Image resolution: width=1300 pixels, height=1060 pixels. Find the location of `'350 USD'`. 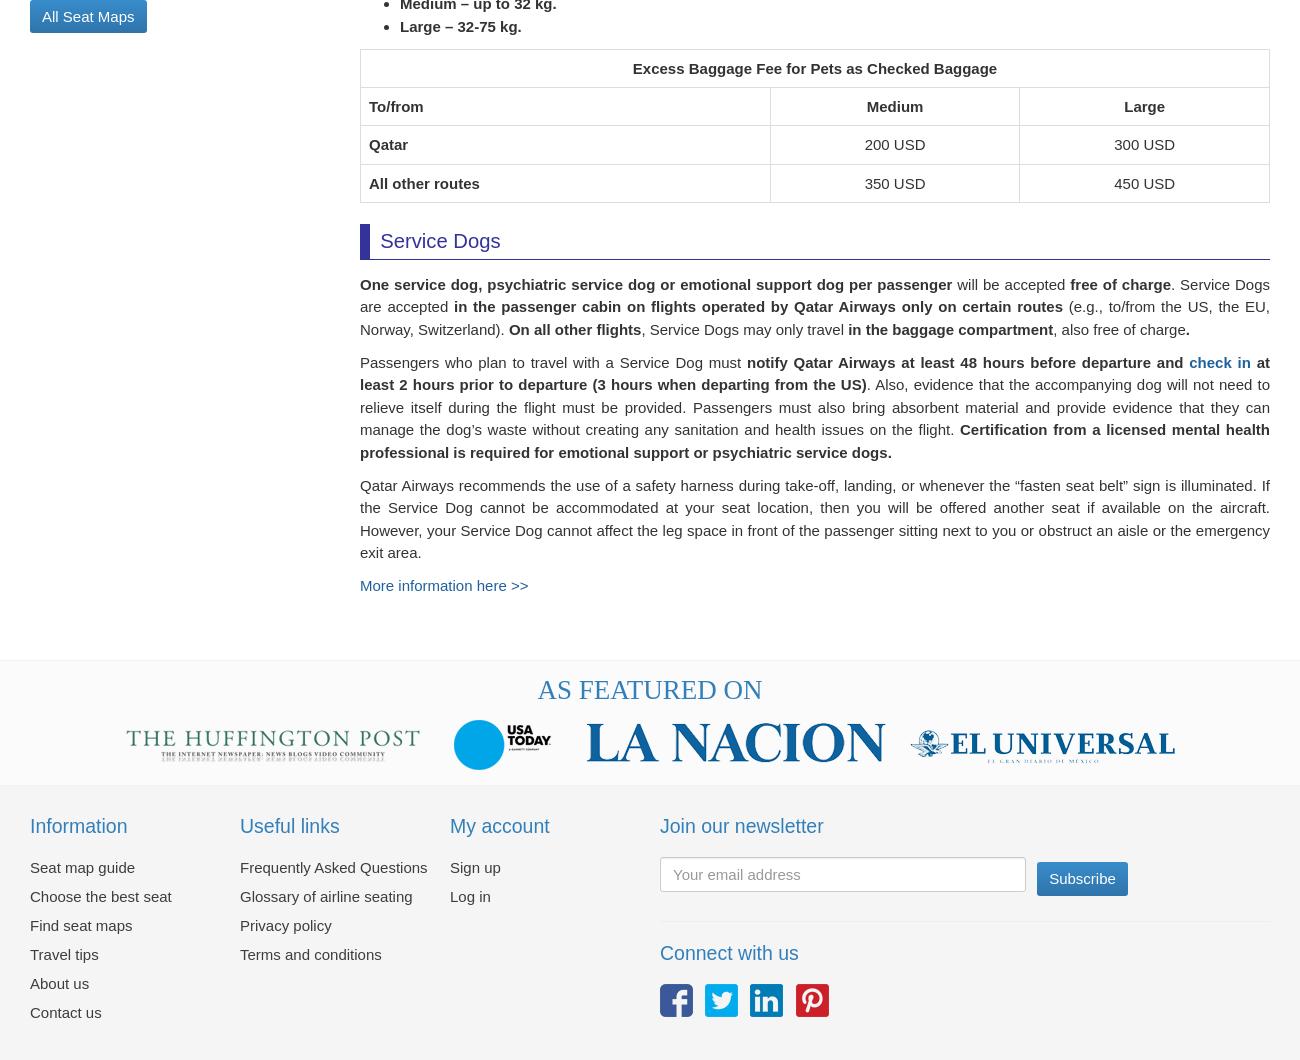

'350 USD' is located at coordinates (893, 194).